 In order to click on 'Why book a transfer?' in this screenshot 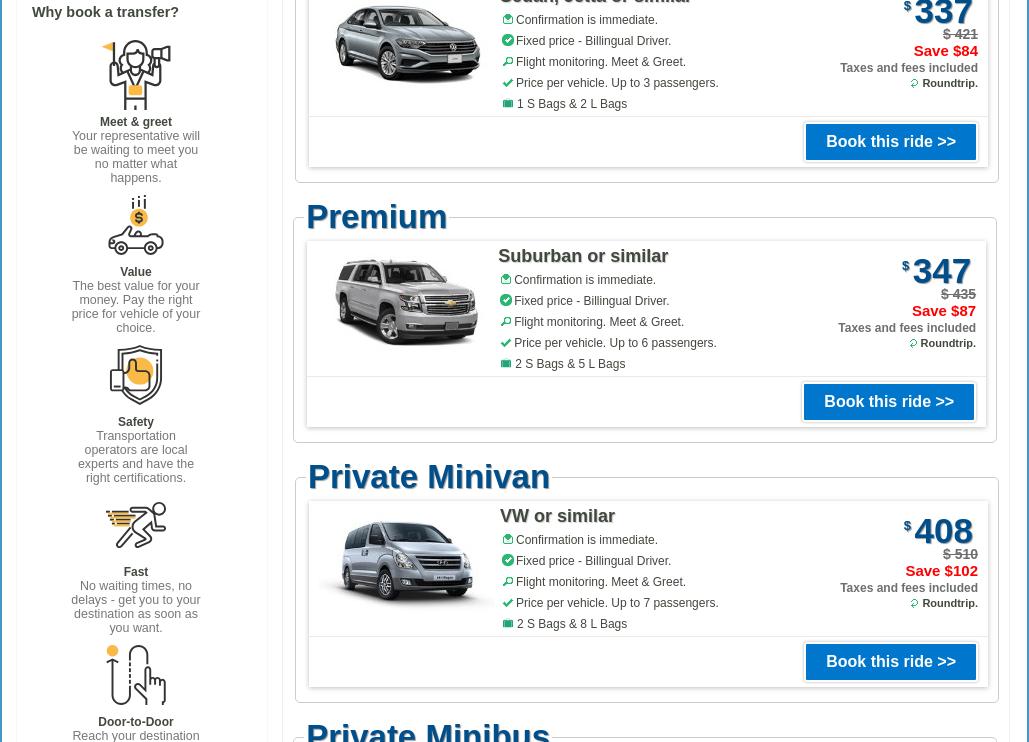, I will do `click(32, 11)`.